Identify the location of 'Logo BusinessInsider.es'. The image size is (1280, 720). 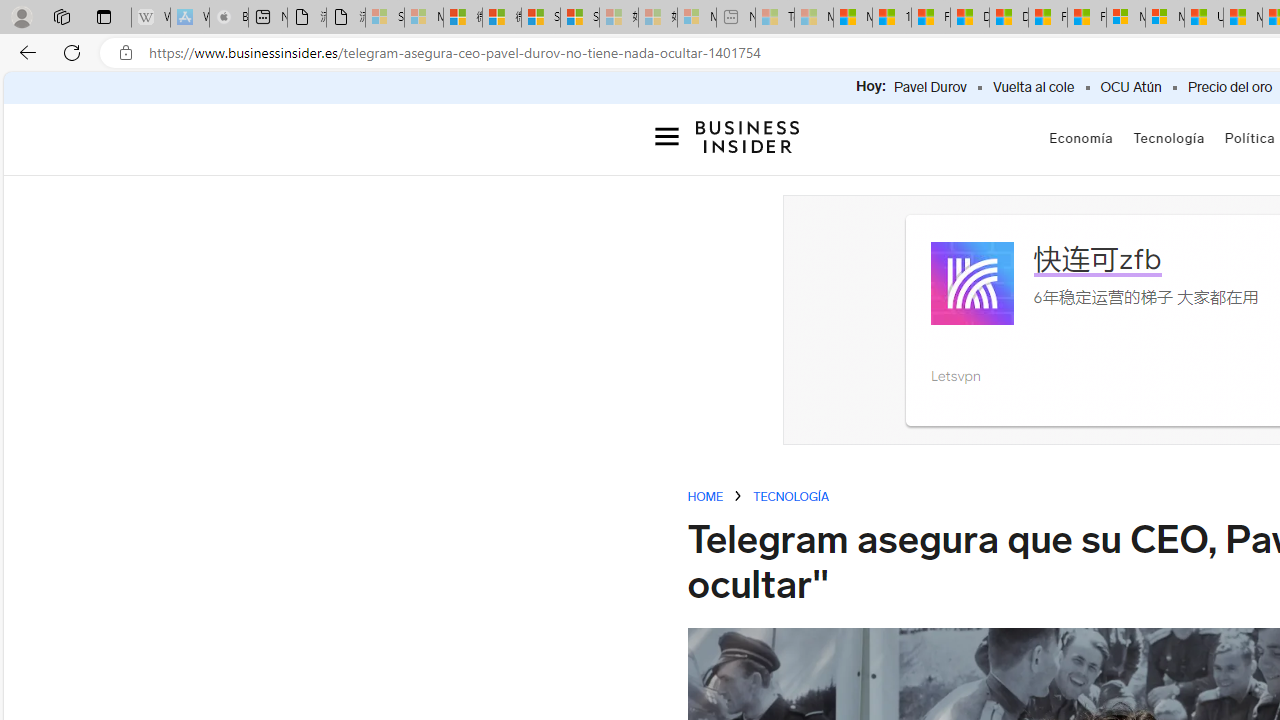
(747, 135).